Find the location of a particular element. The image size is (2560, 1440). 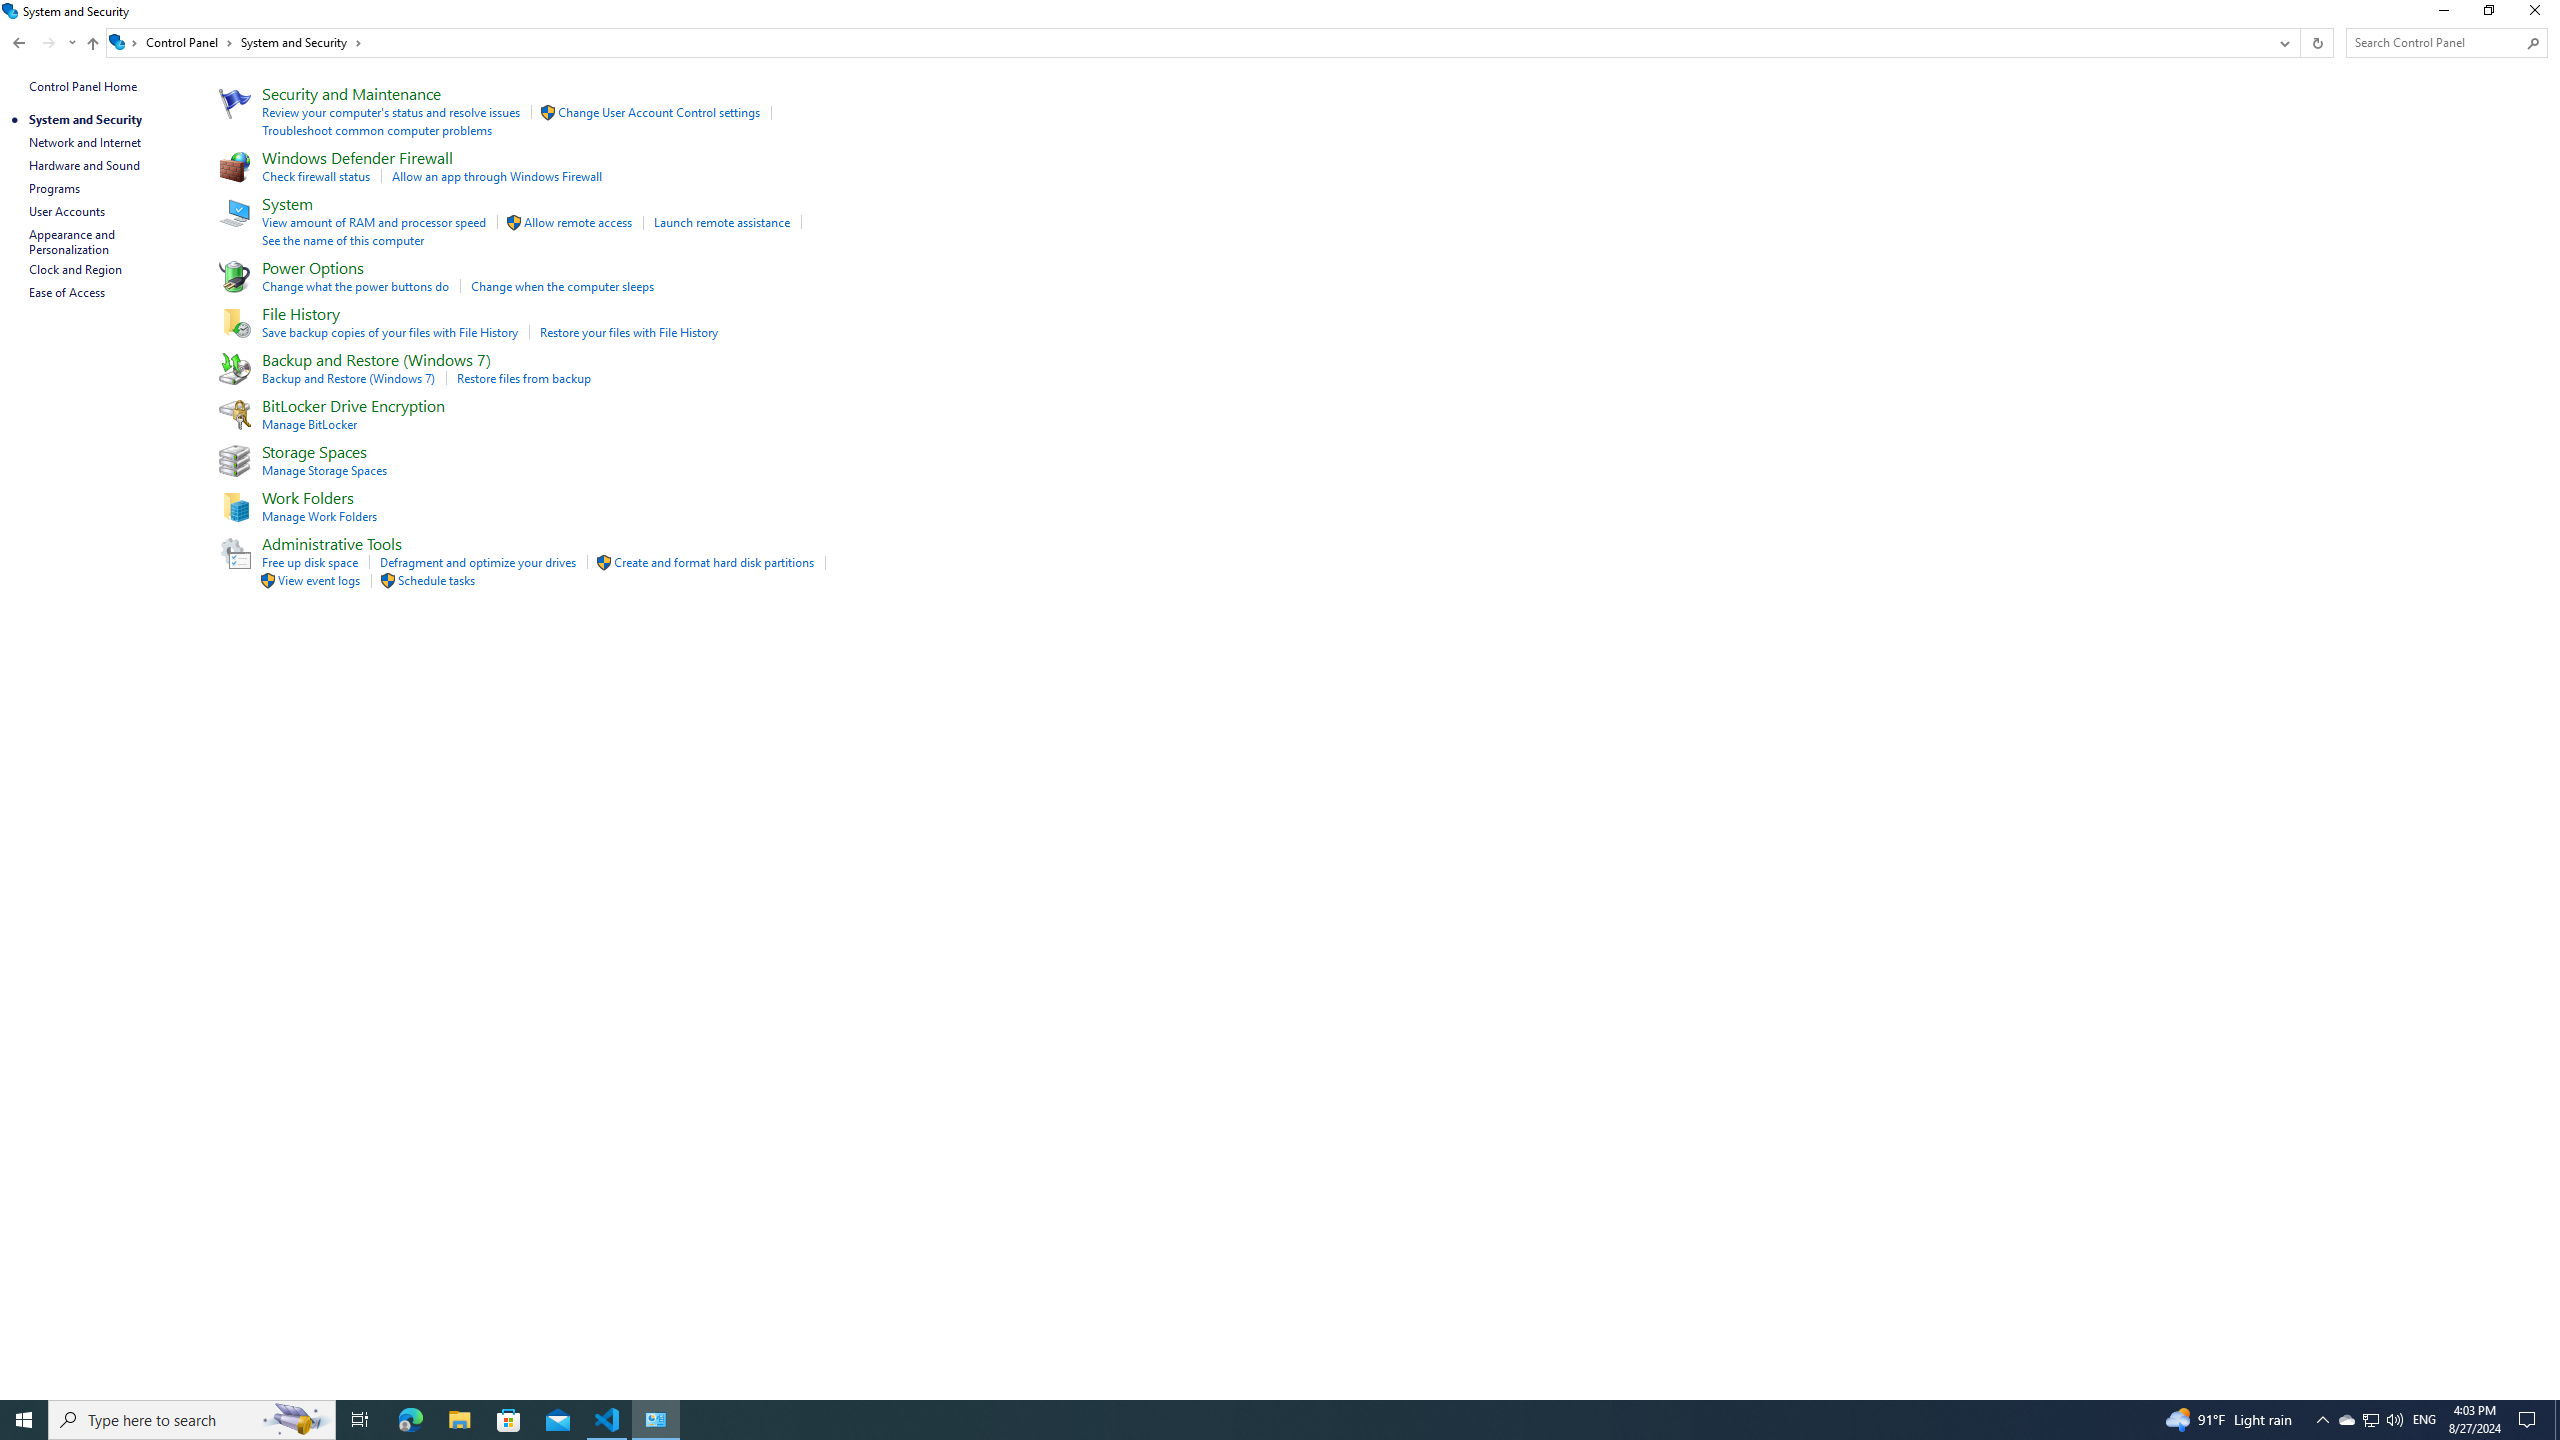

'Allow remote access' is located at coordinates (578, 222).